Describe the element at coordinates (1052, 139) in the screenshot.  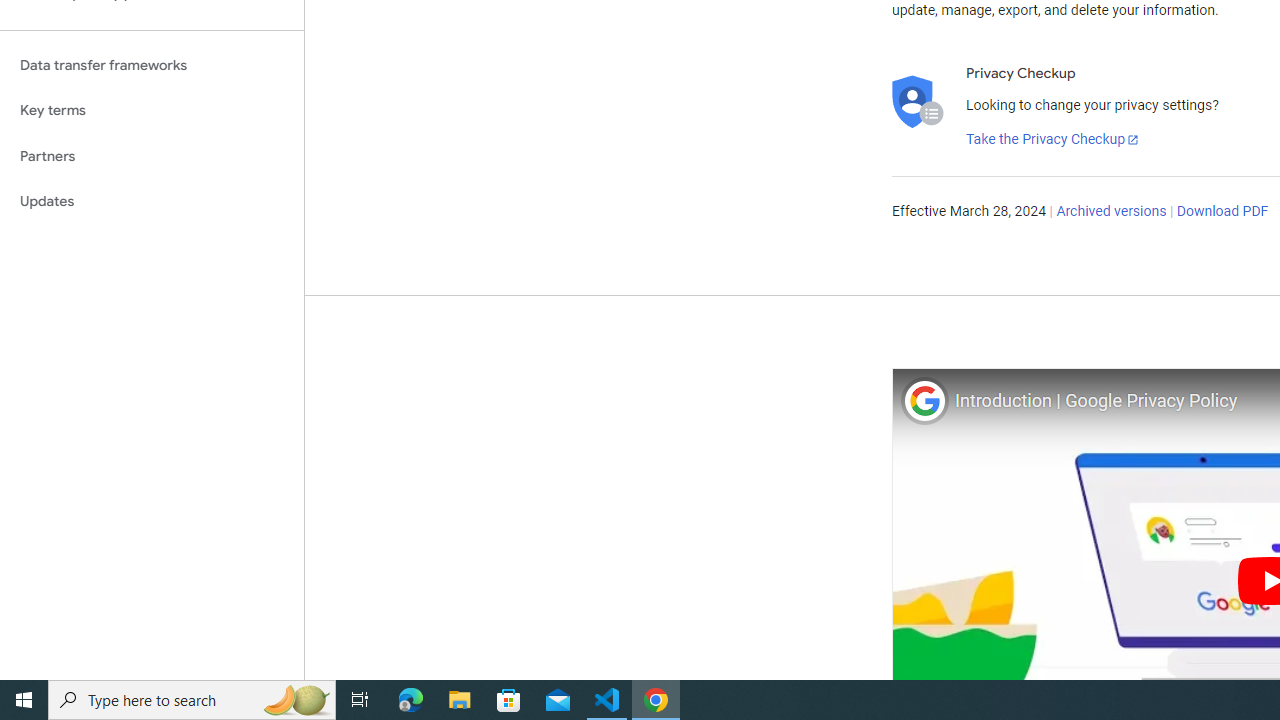
I see `'Take the Privacy Checkup'` at that location.